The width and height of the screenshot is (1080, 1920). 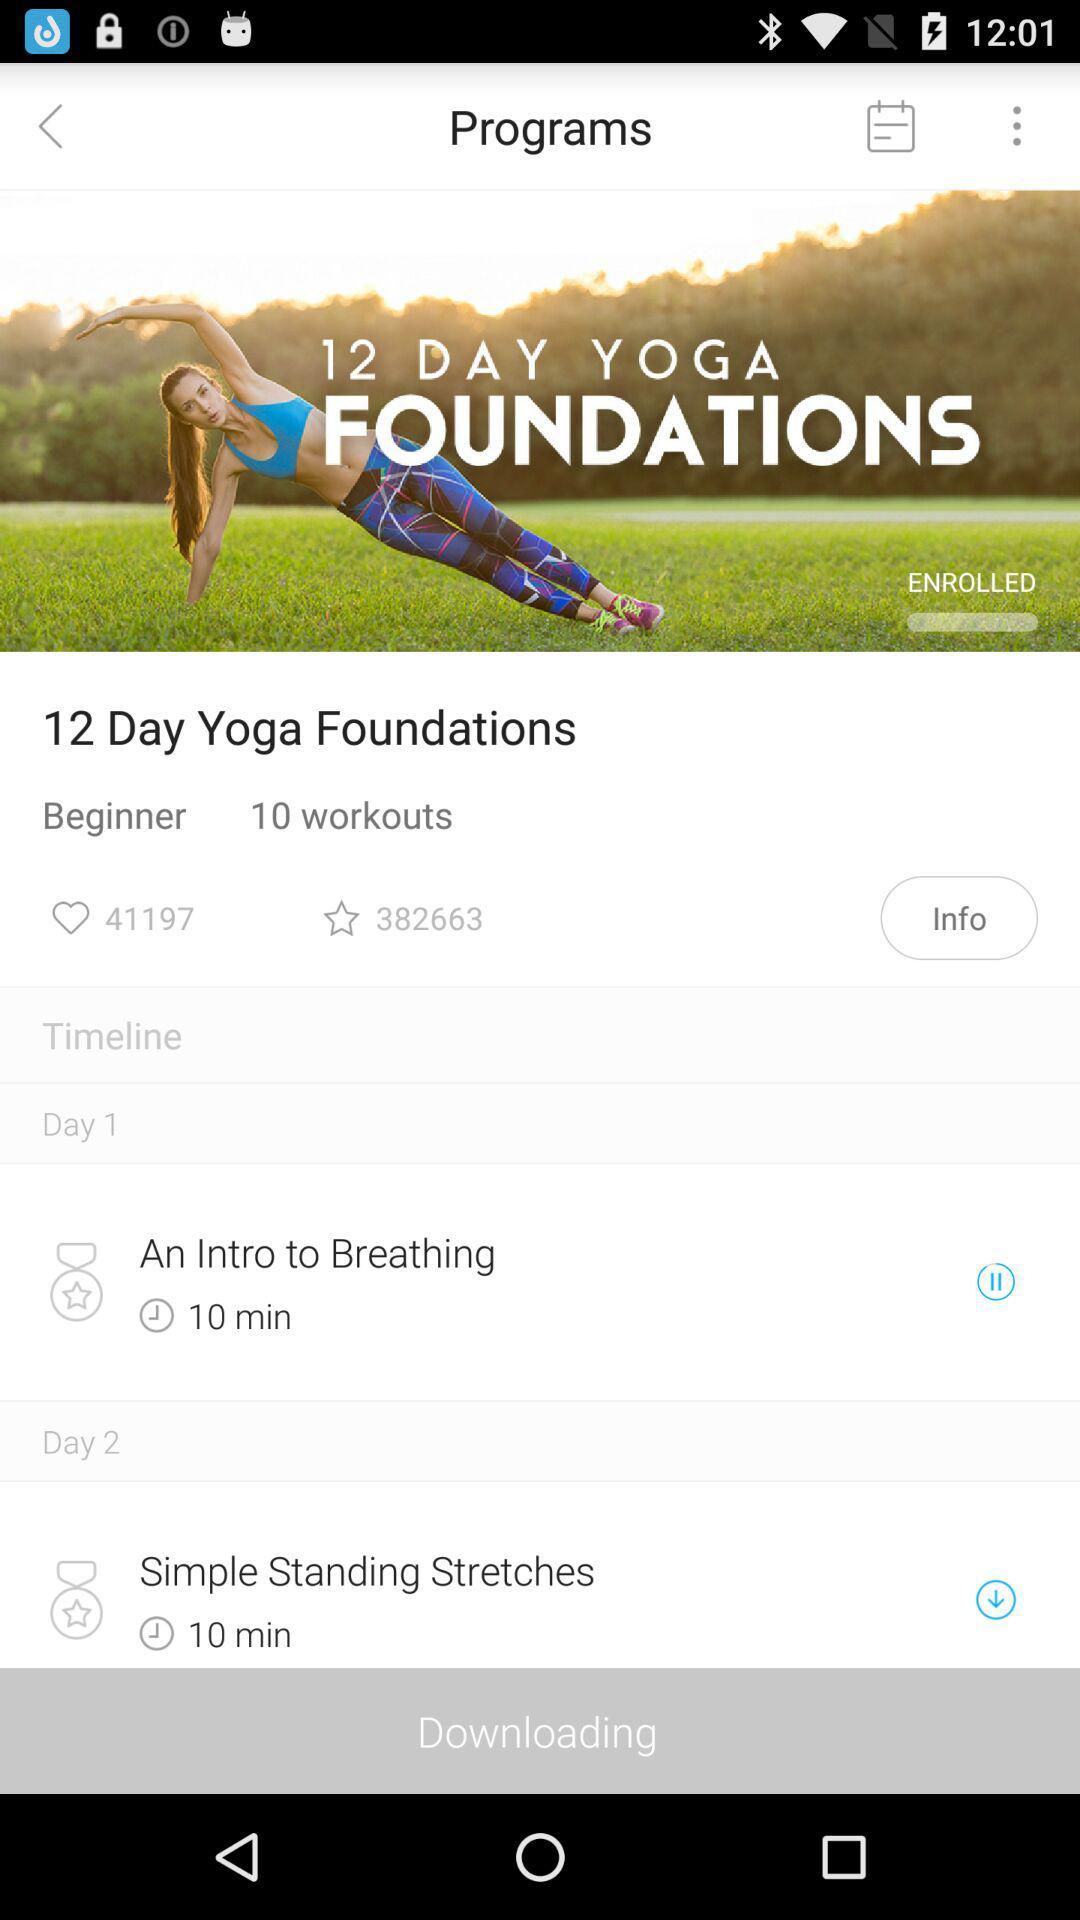 I want to click on the arrow_backward icon, so click(x=61, y=133).